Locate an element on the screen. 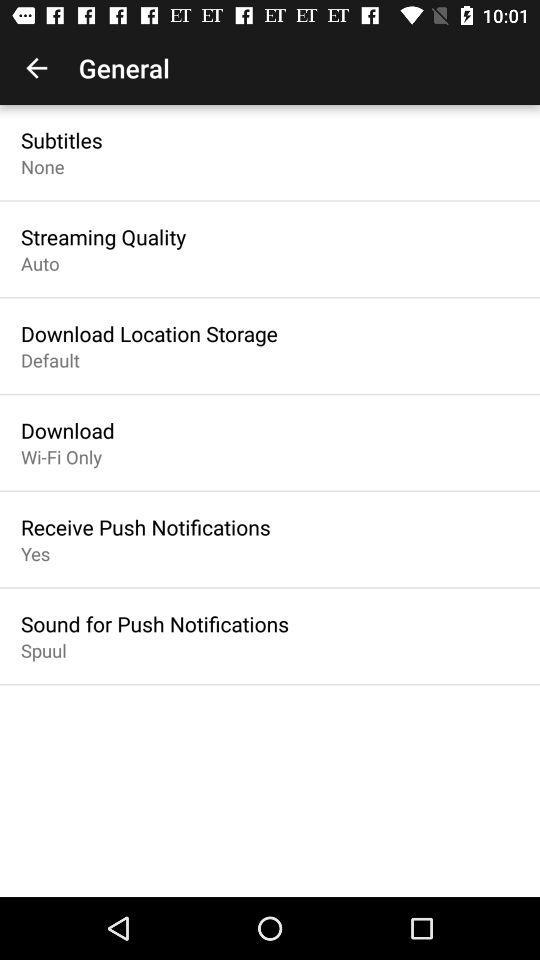 This screenshot has width=540, height=960. the wi-fi only is located at coordinates (61, 457).